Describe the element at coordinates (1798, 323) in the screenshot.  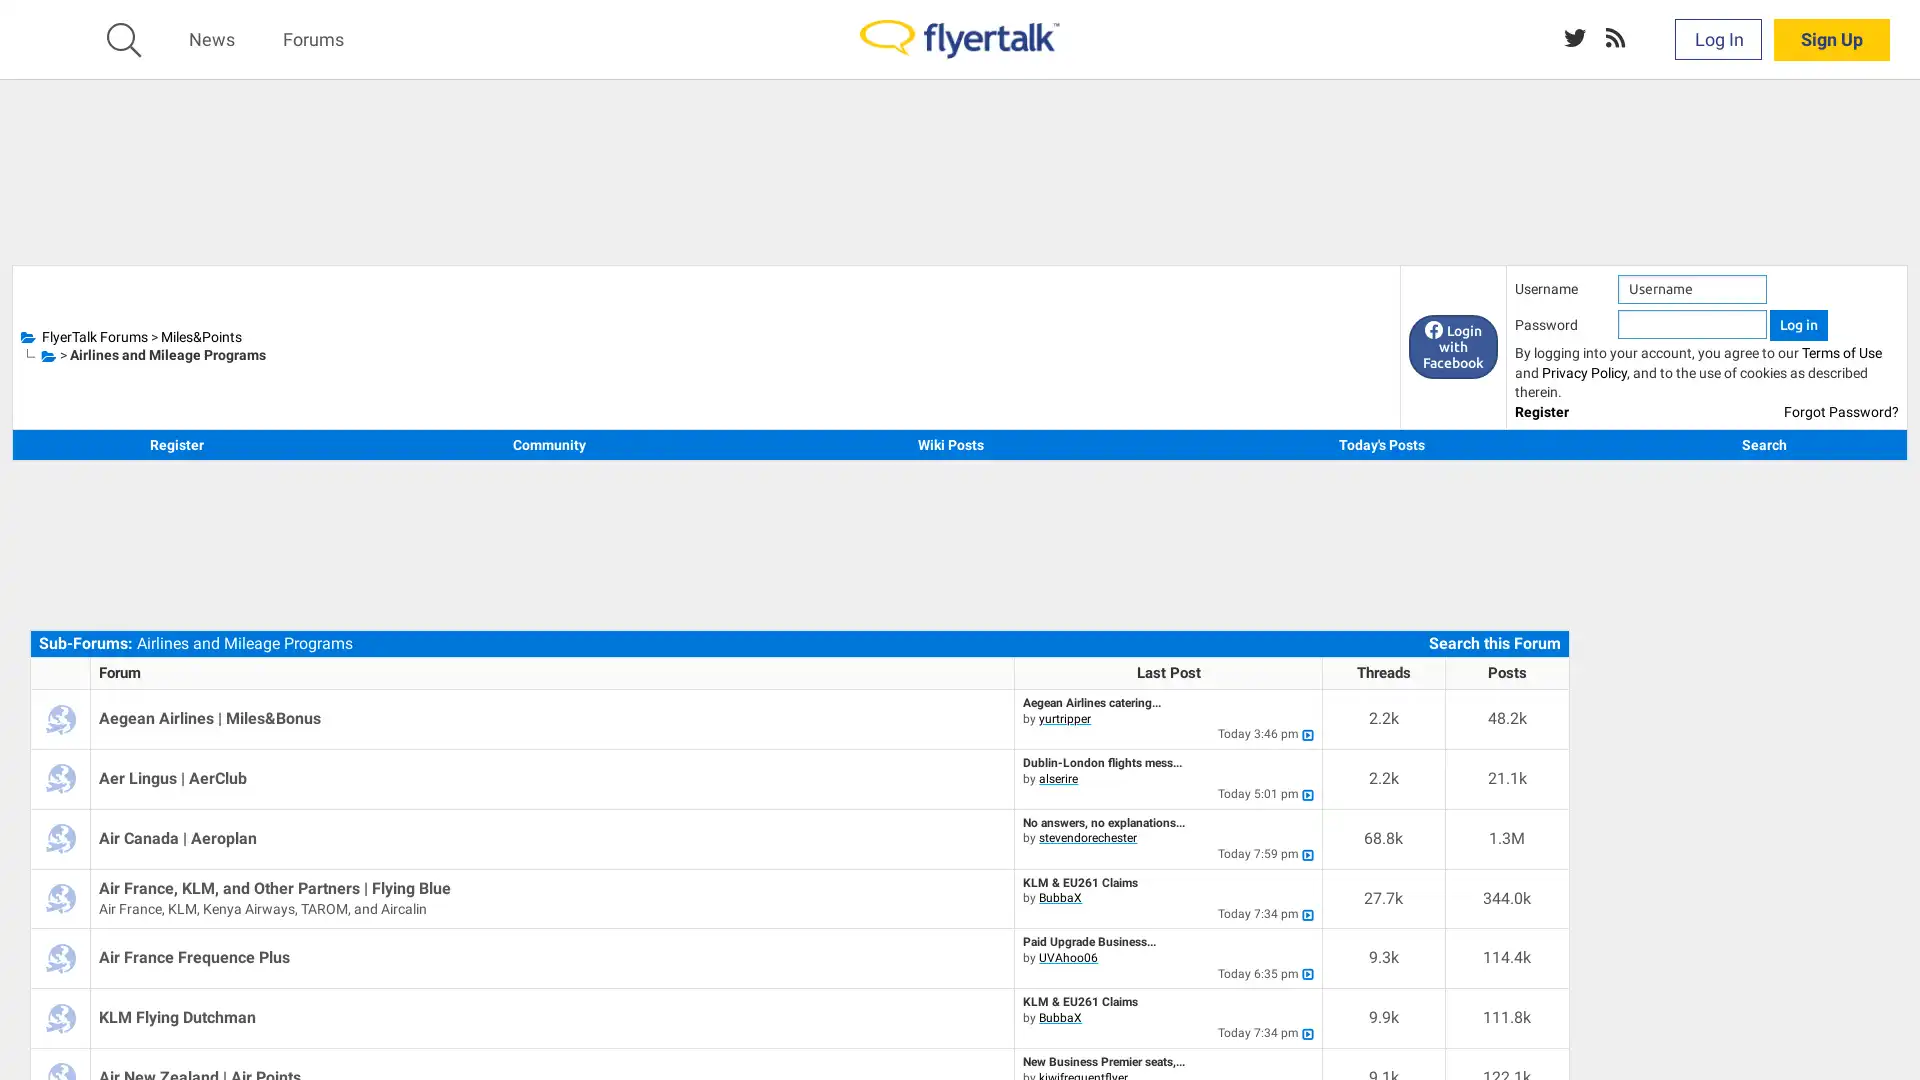
I see `Log in` at that location.